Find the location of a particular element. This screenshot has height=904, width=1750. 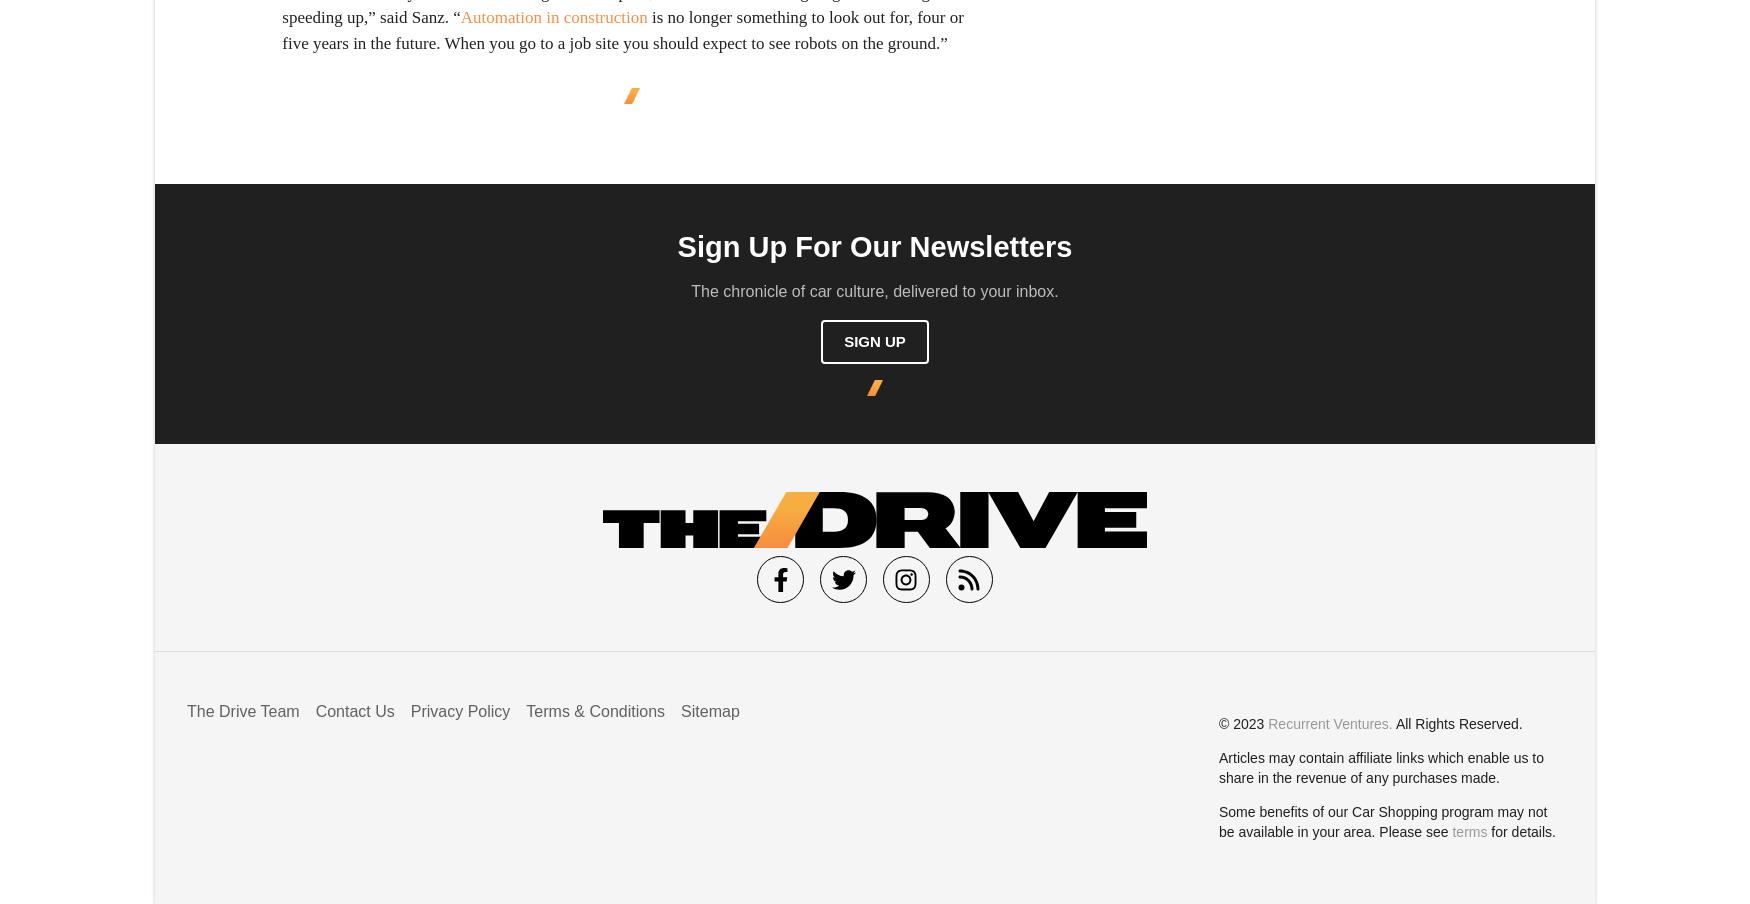

'for details.' is located at coordinates (1519, 831).